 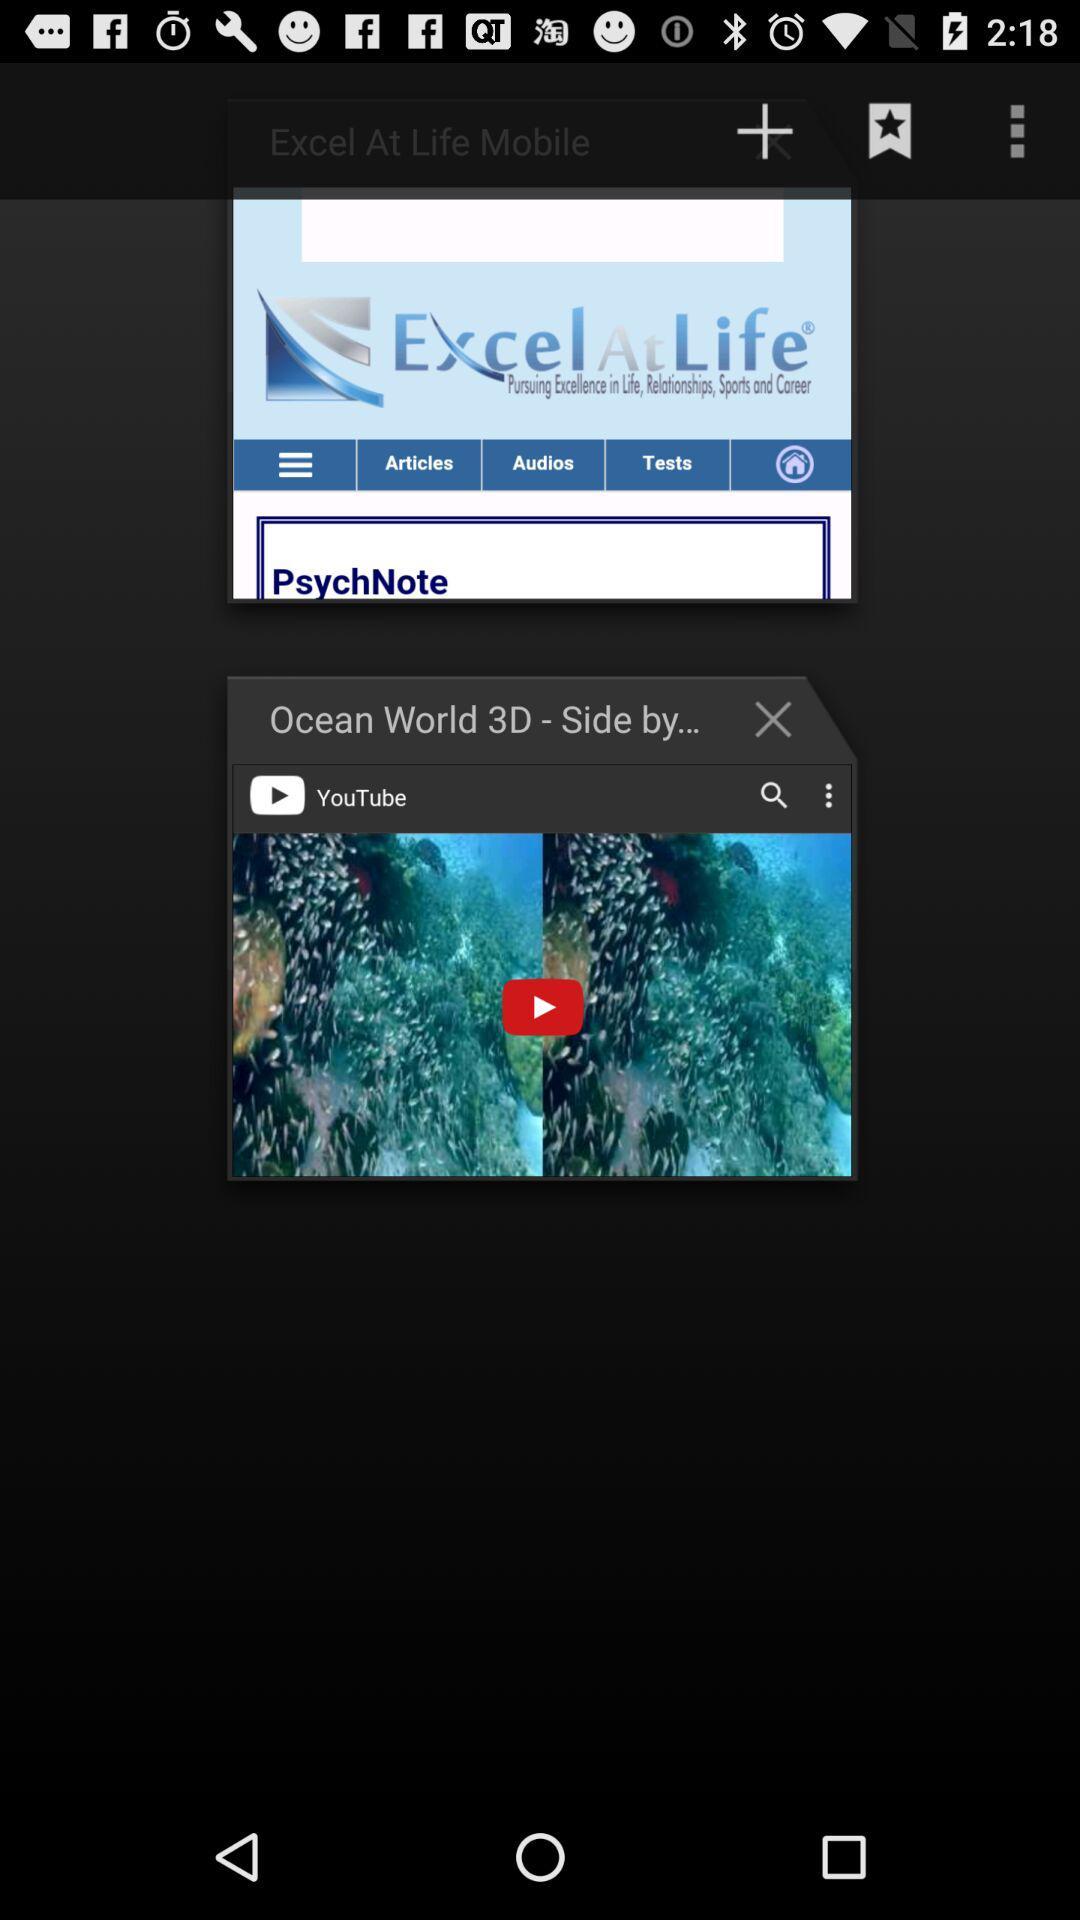 What do you see at coordinates (782, 767) in the screenshot?
I see `the close icon` at bounding box center [782, 767].